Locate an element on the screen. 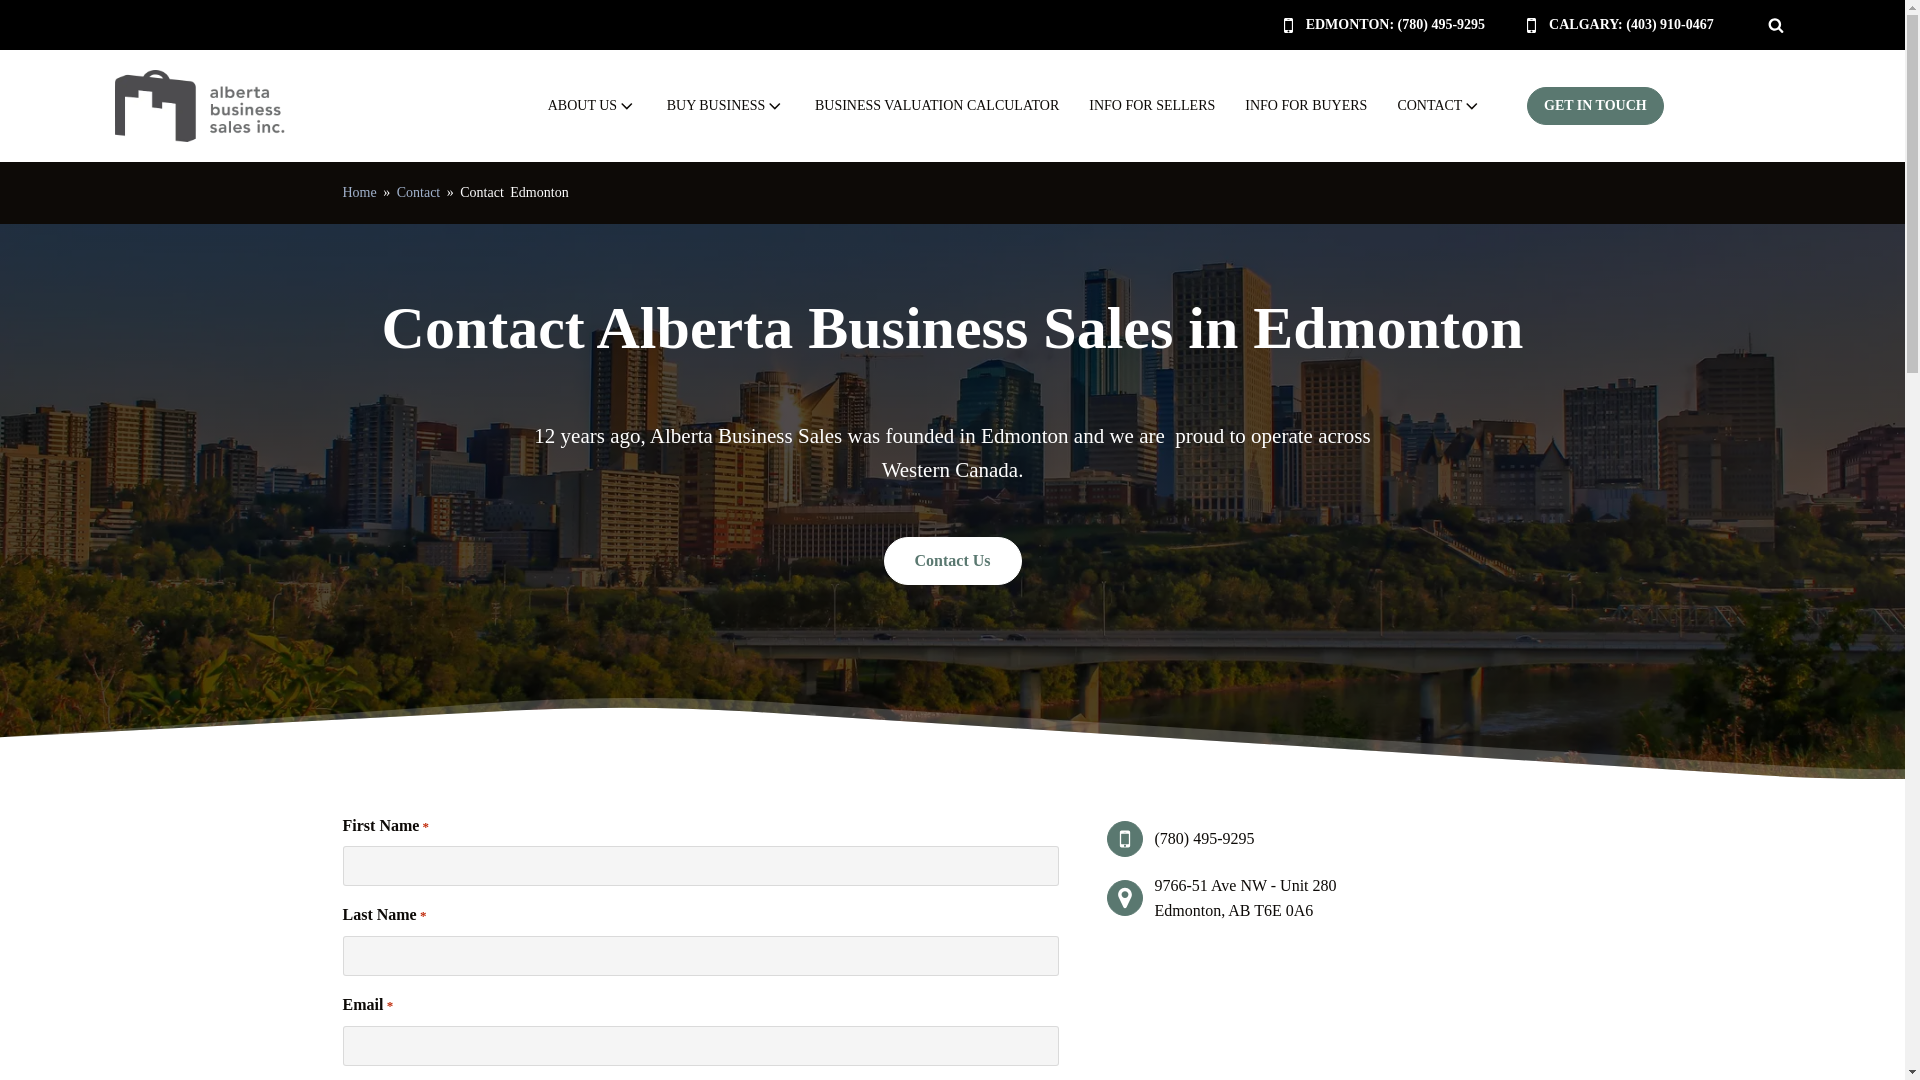  'CONTACT' is located at coordinates (1438, 105).